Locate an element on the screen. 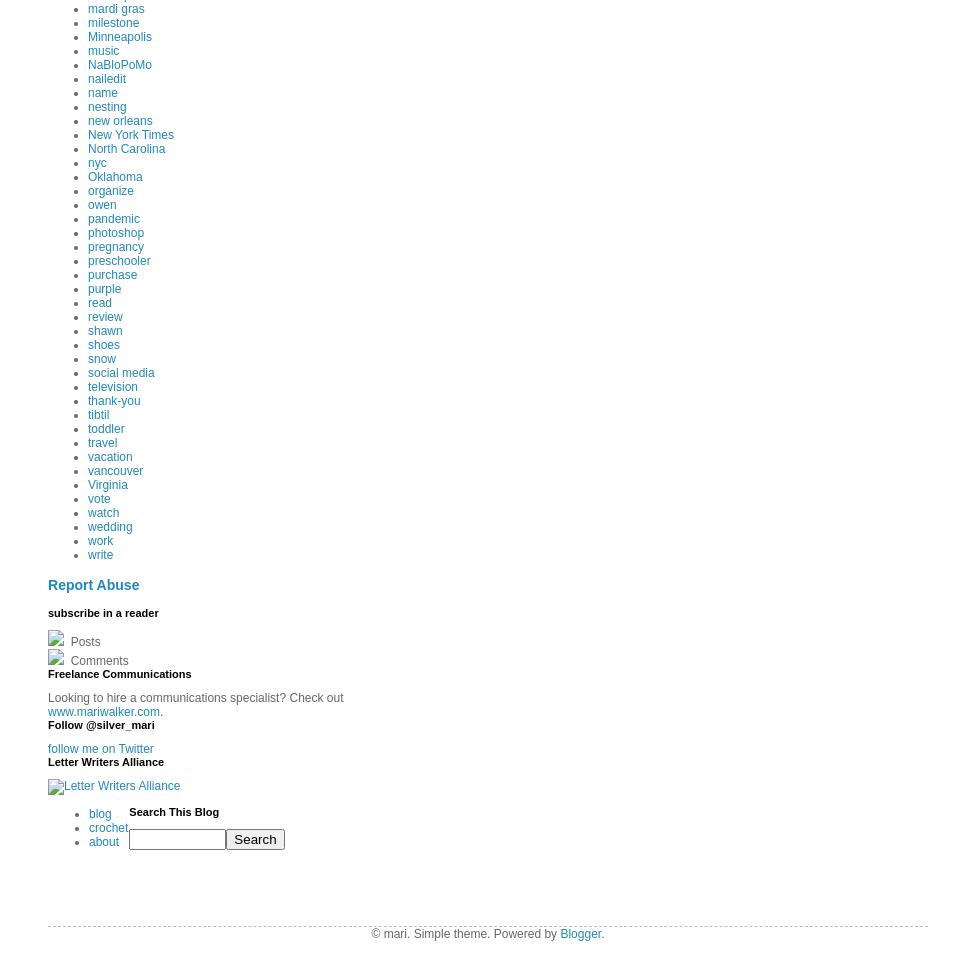 The height and width of the screenshot is (957, 968). 'vancouver' is located at coordinates (115, 470).